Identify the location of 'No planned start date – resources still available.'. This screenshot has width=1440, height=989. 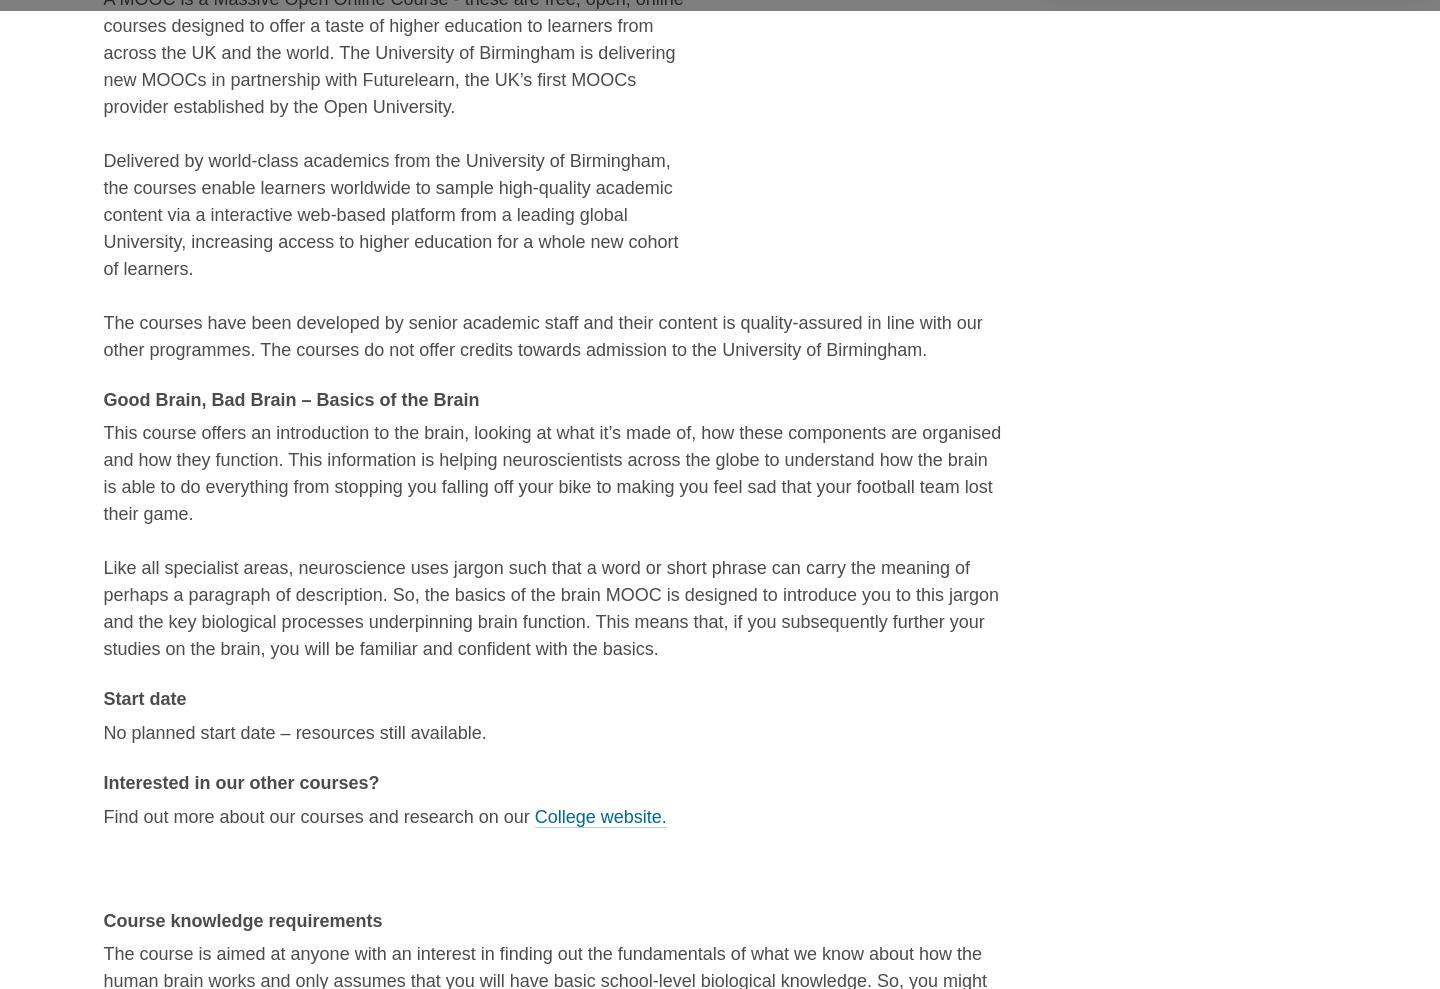
(293, 733).